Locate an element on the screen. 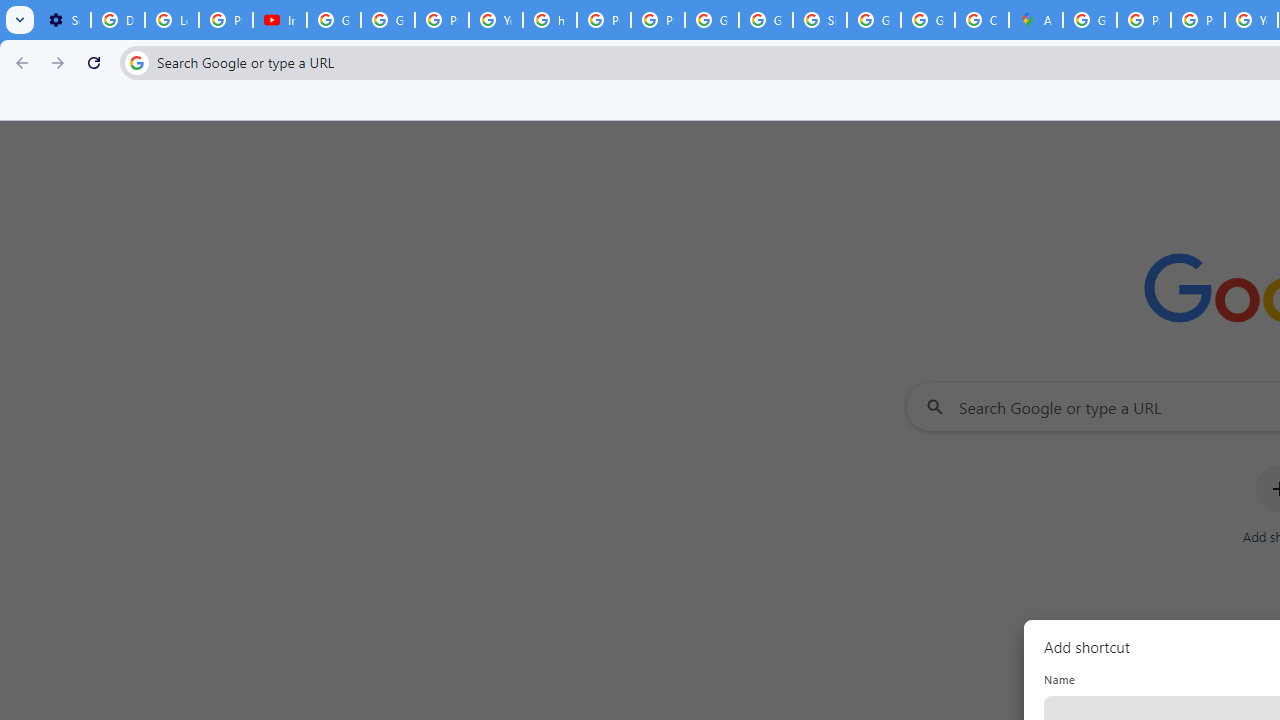  'Create your Google Account' is located at coordinates (981, 20).